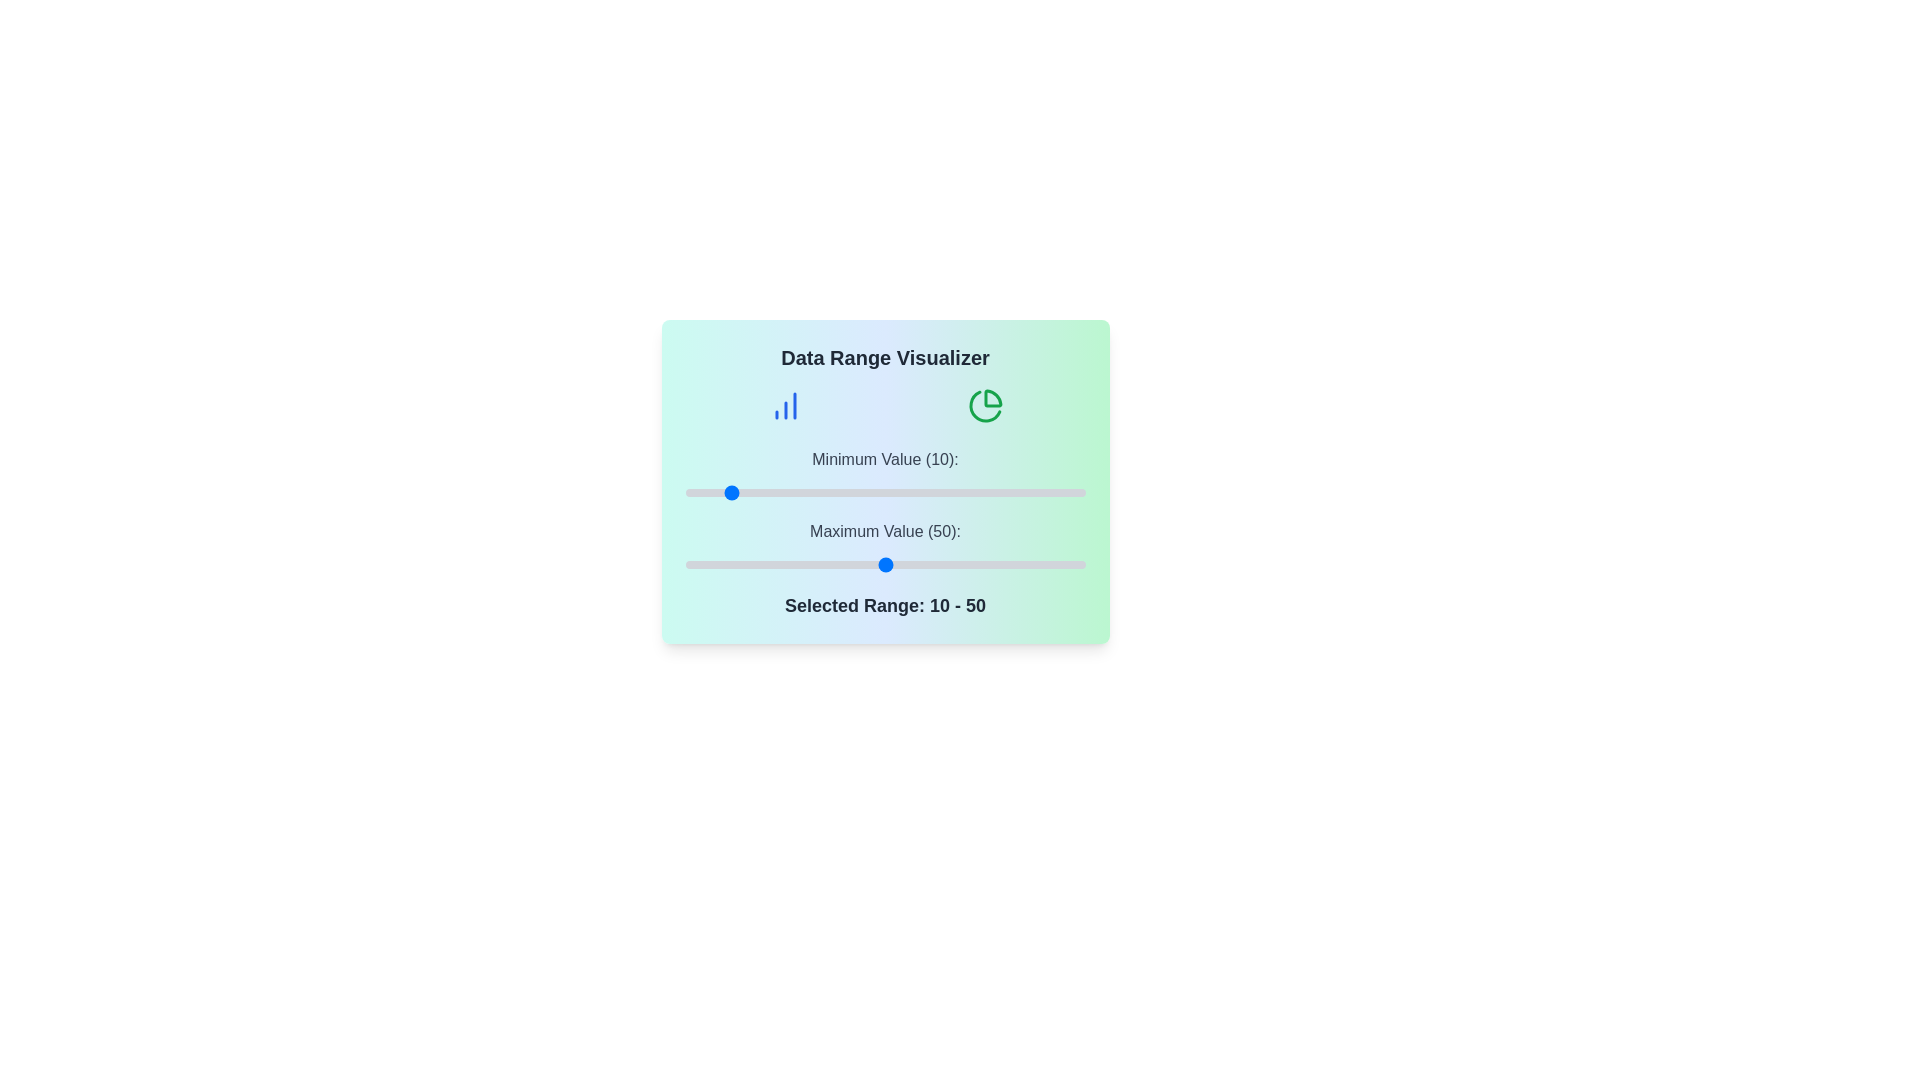  Describe the element at coordinates (792, 493) in the screenshot. I see `the minimum value slider to 27` at that location.